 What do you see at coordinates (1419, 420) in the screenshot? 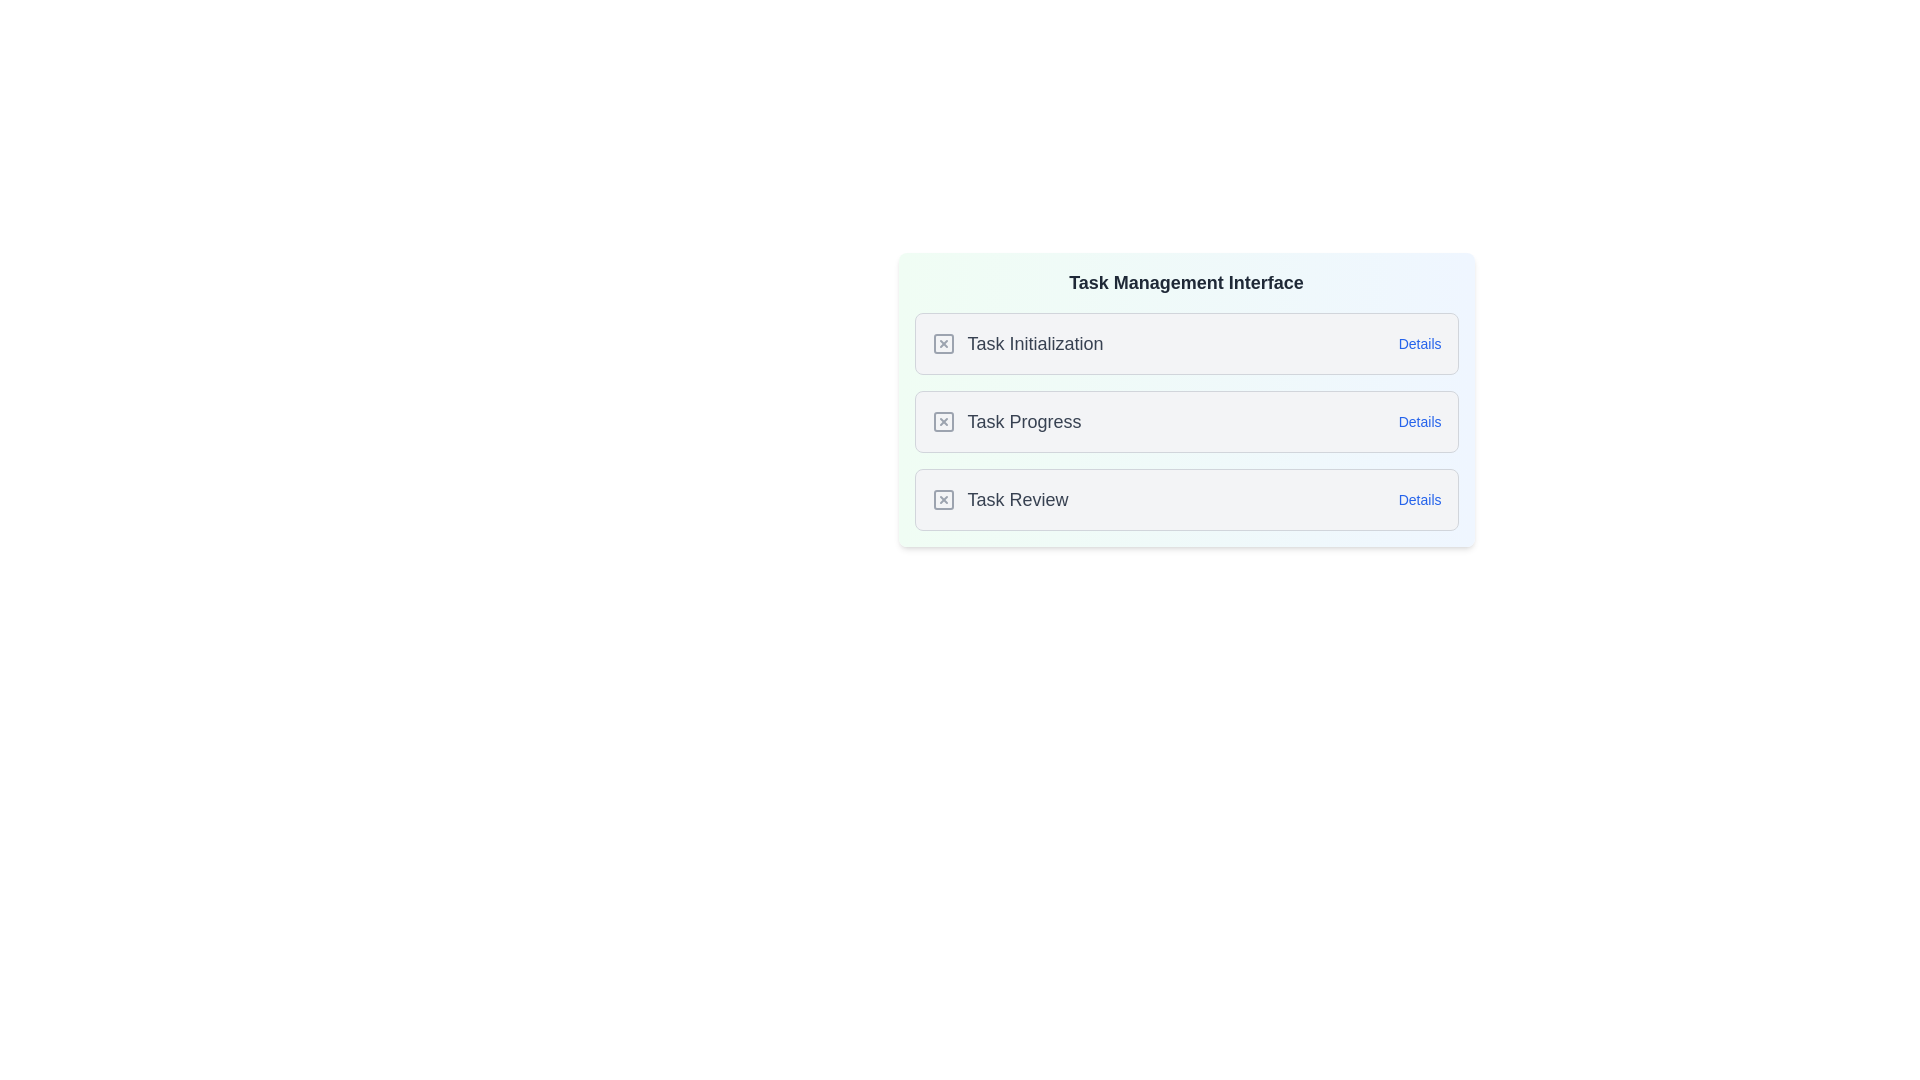
I see `the 'Details' button for Task Progress` at bounding box center [1419, 420].